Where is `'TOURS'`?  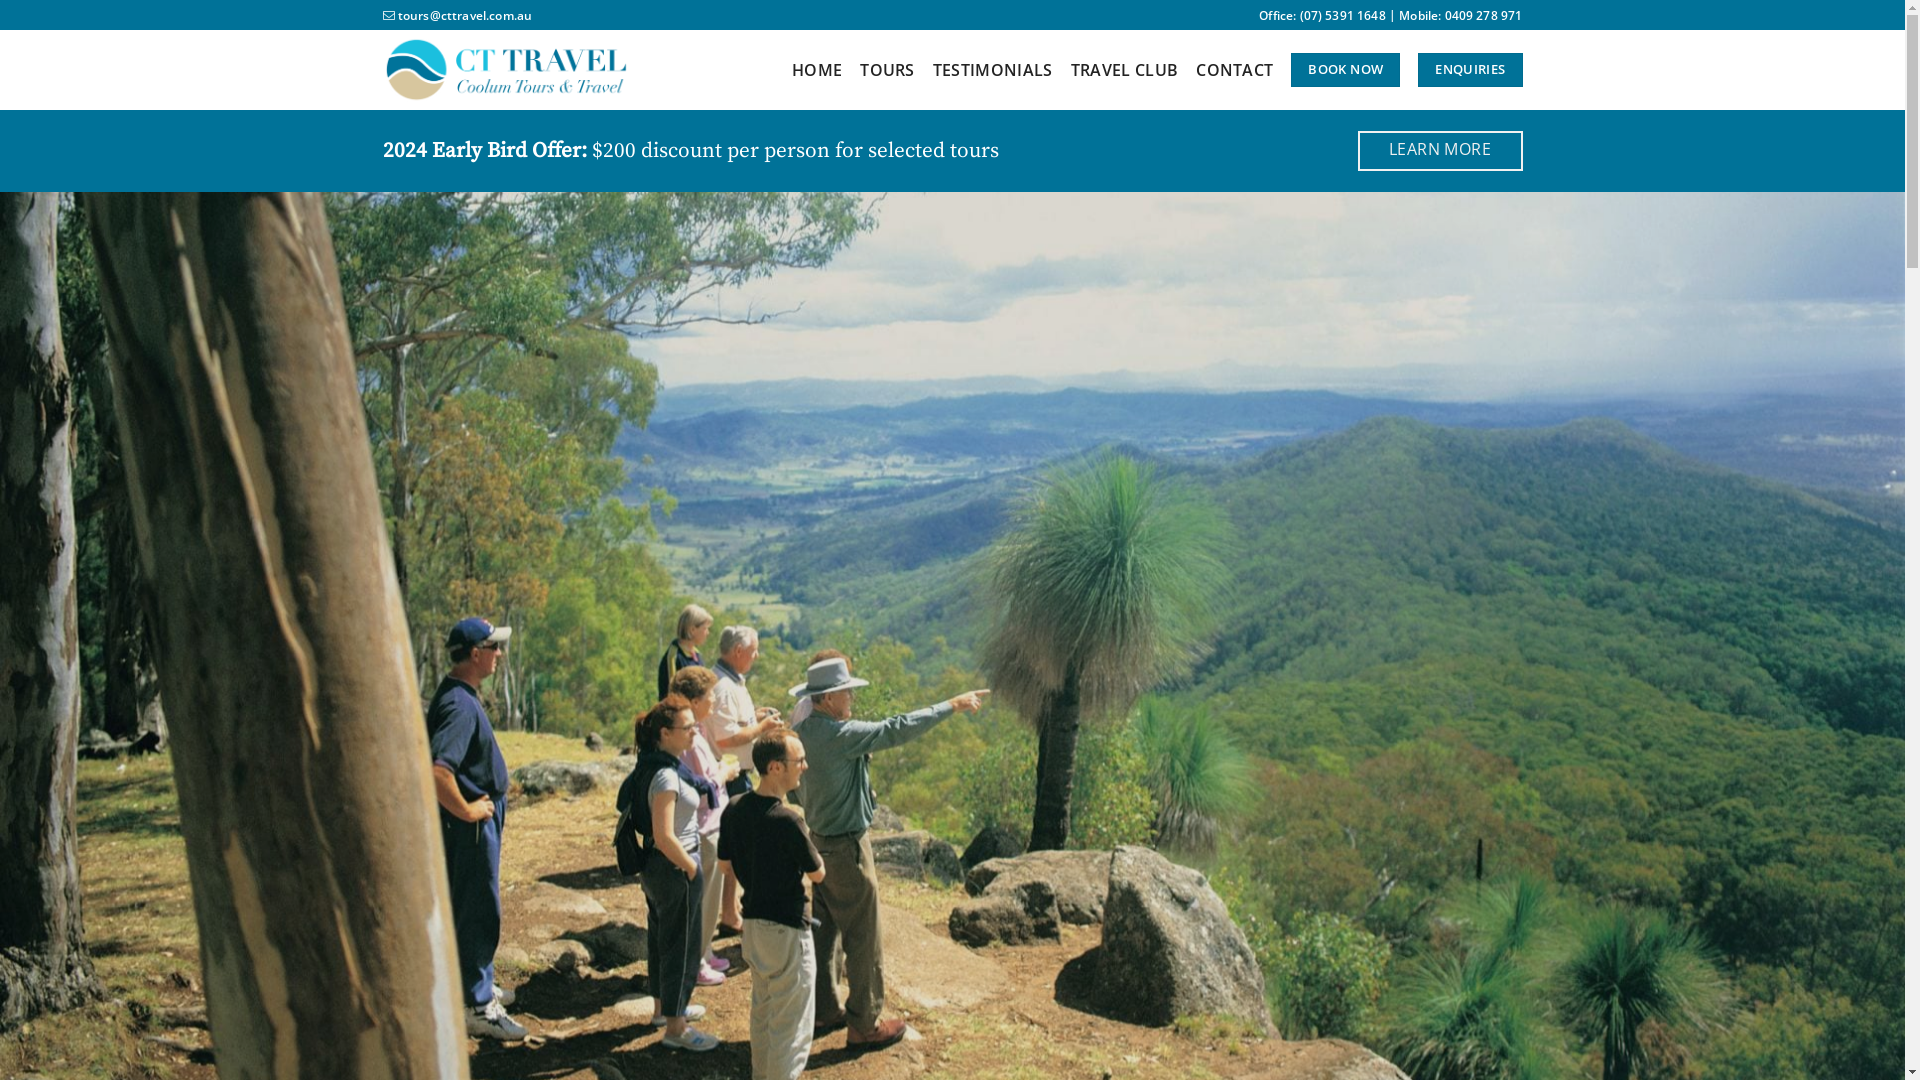
'TOURS' is located at coordinates (886, 68).